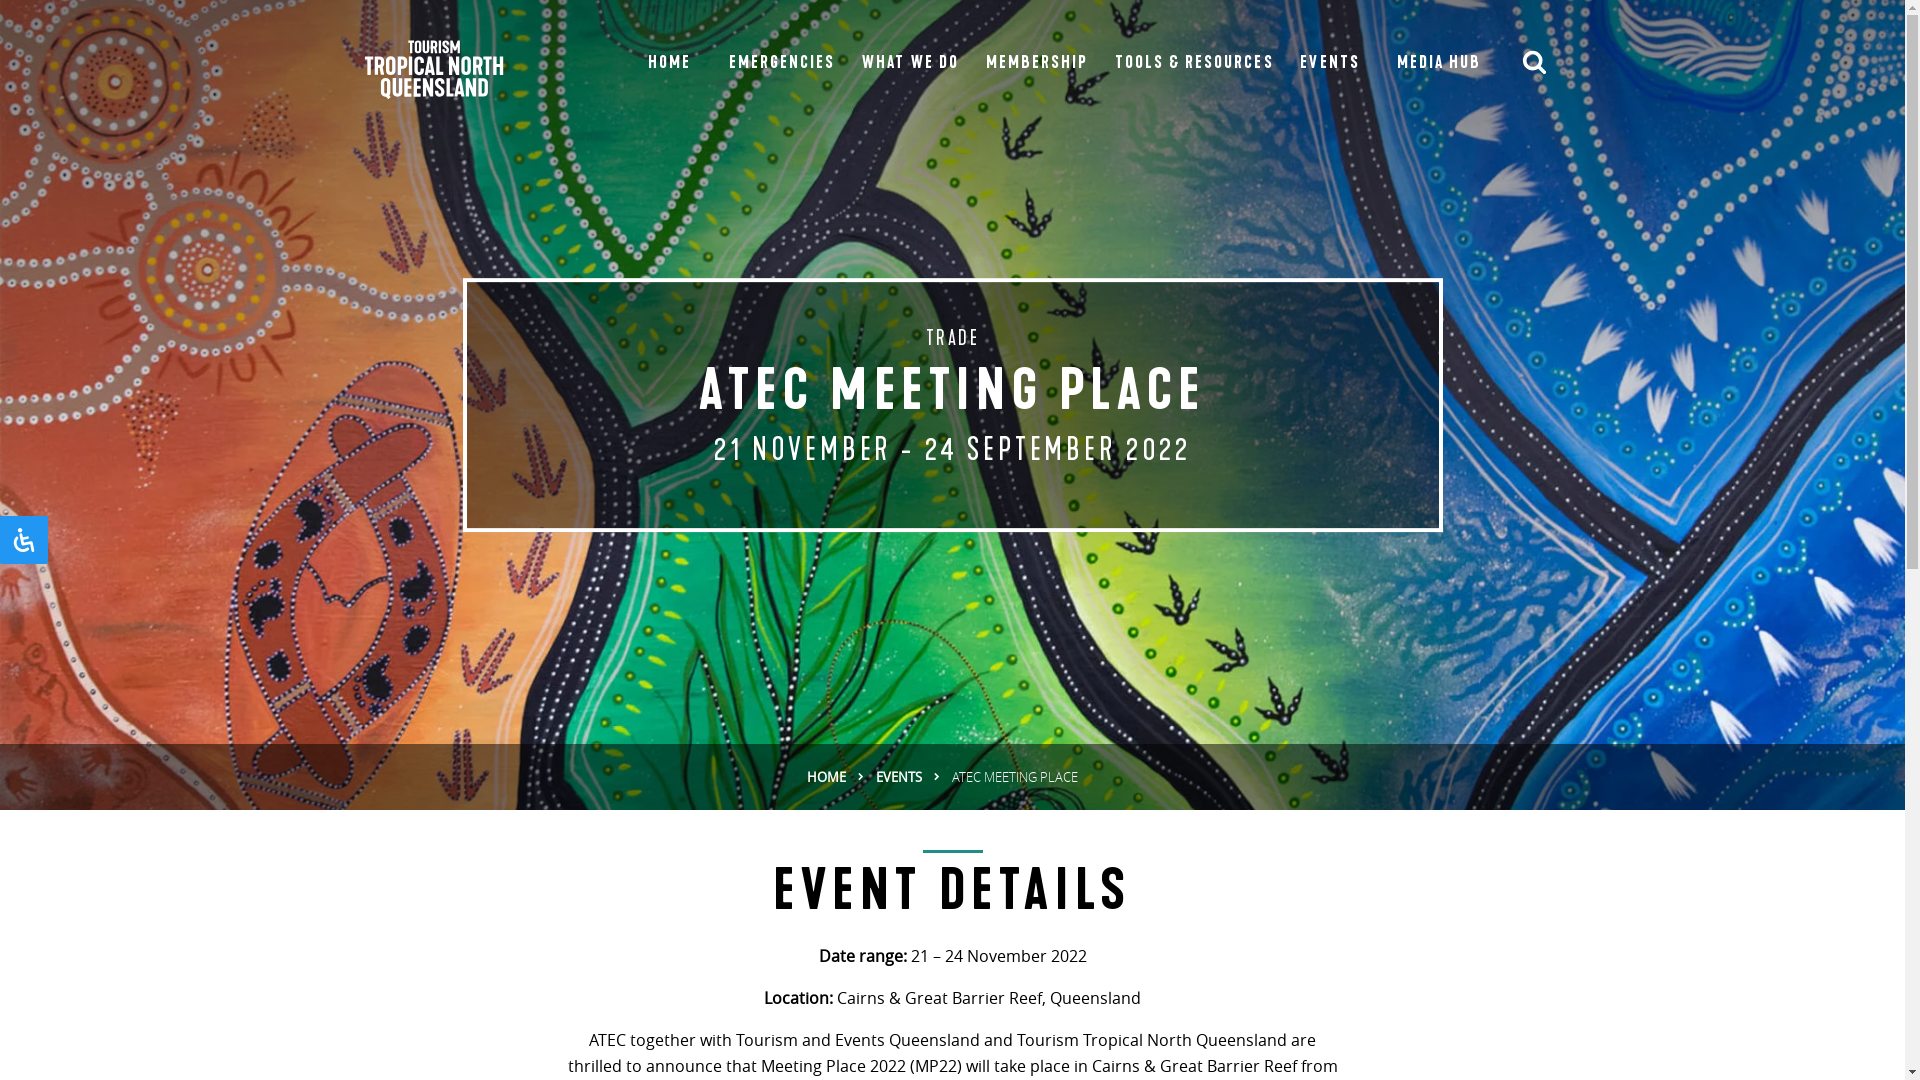 The image size is (1920, 1080). Describe the element at coordinates (909, 61) in the screenshot. I see `'WHAT WE DO'` at that location.